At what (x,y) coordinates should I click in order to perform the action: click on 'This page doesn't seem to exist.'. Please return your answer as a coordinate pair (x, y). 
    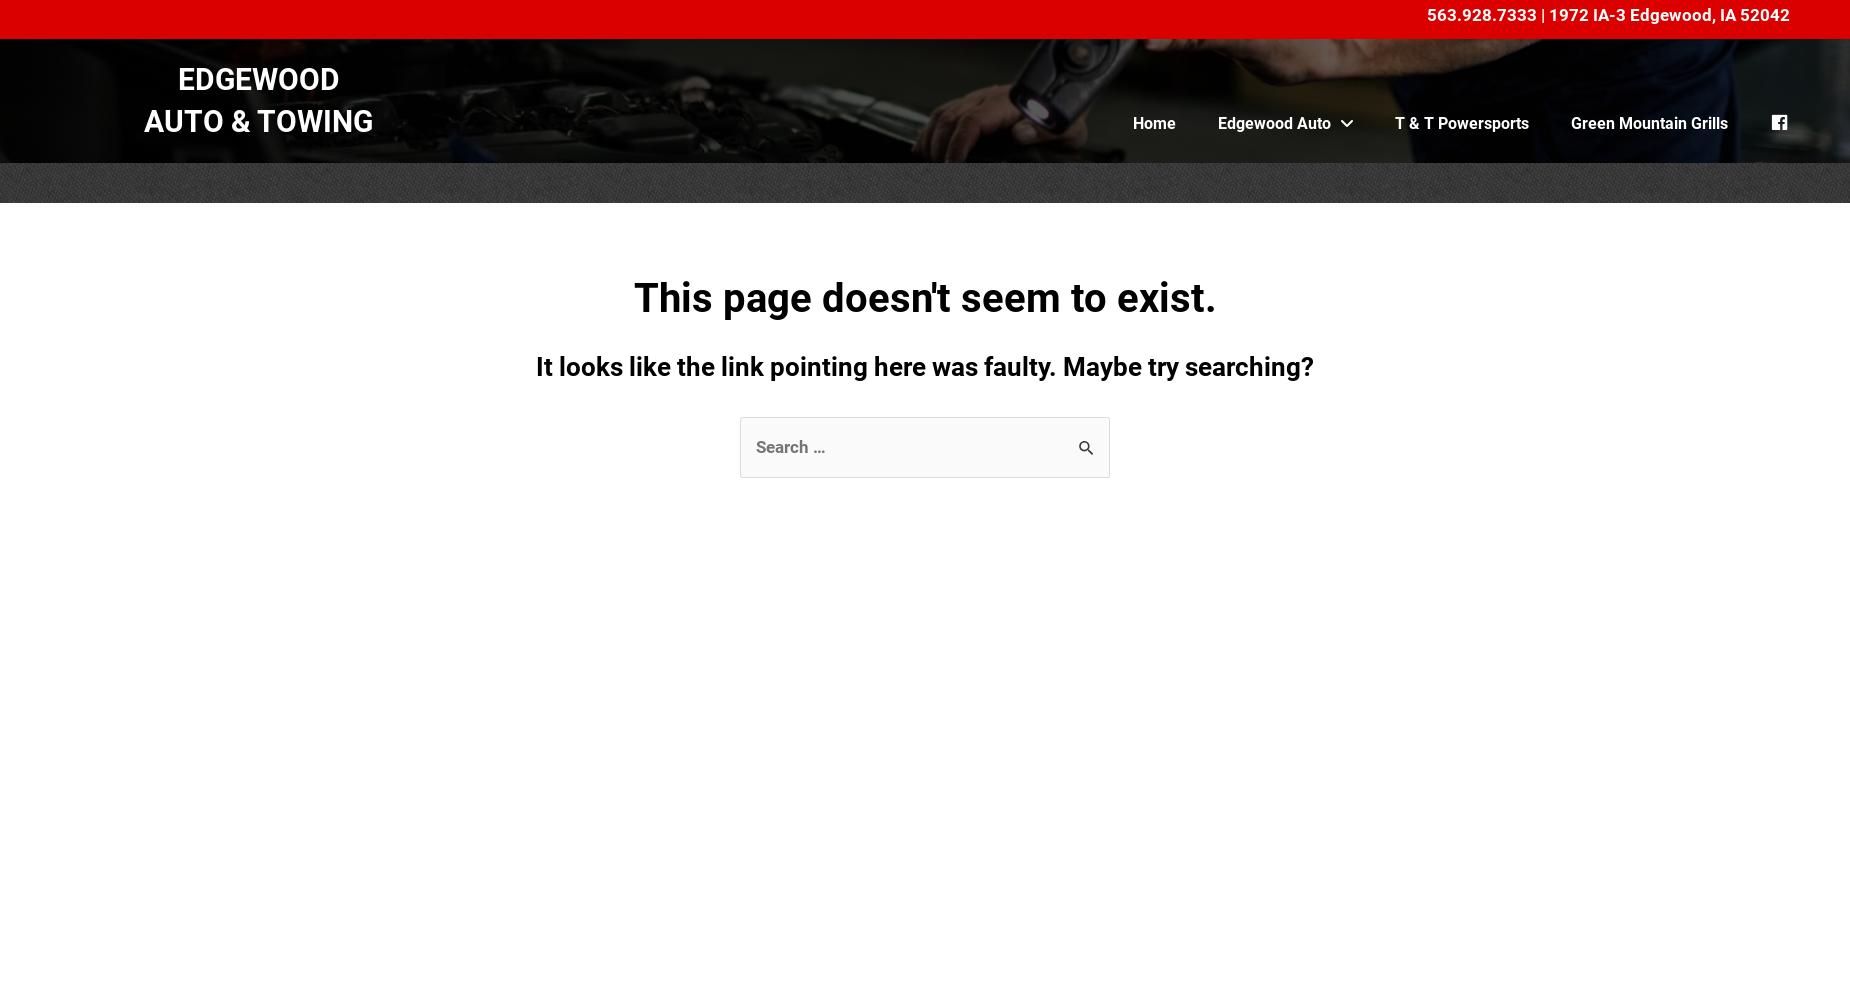
    Looking at the image, I should click on (633, 297).